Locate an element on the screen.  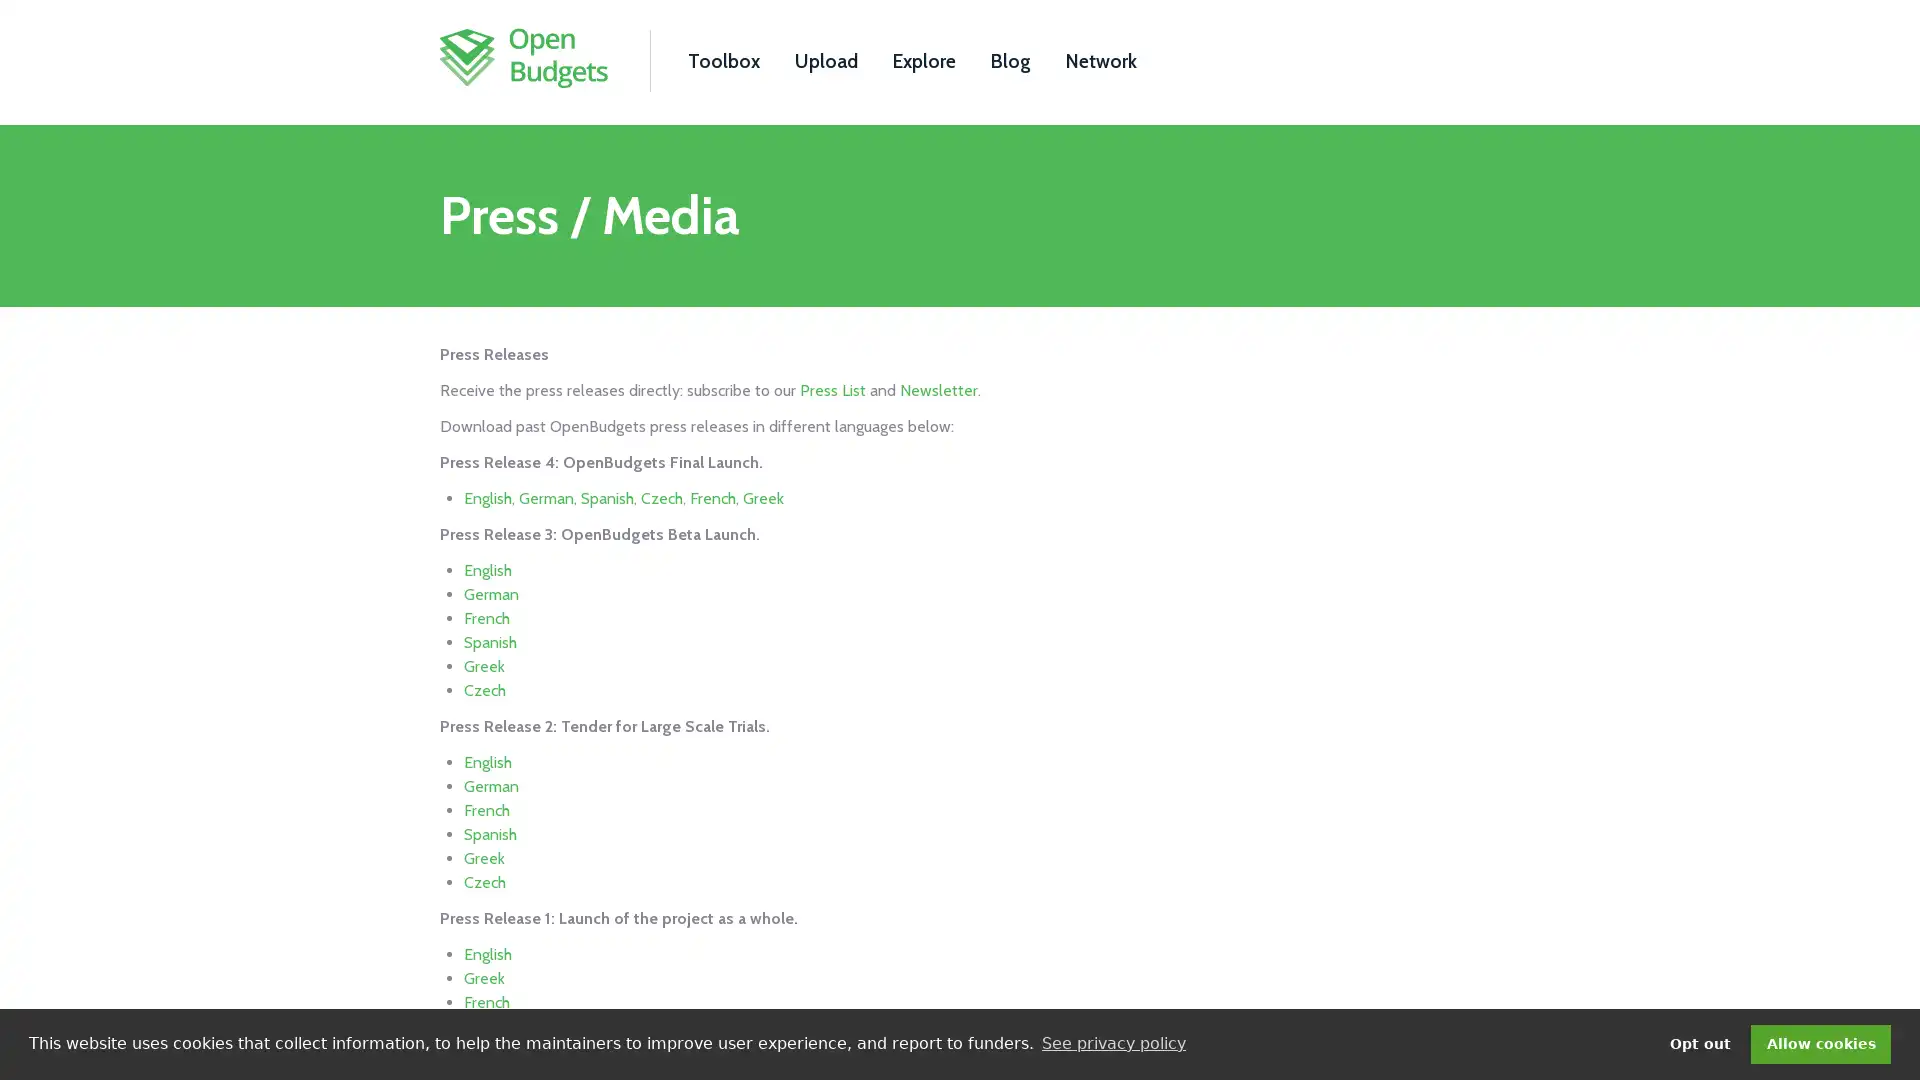
deny cookies is located at coordinates (1698, 1043).